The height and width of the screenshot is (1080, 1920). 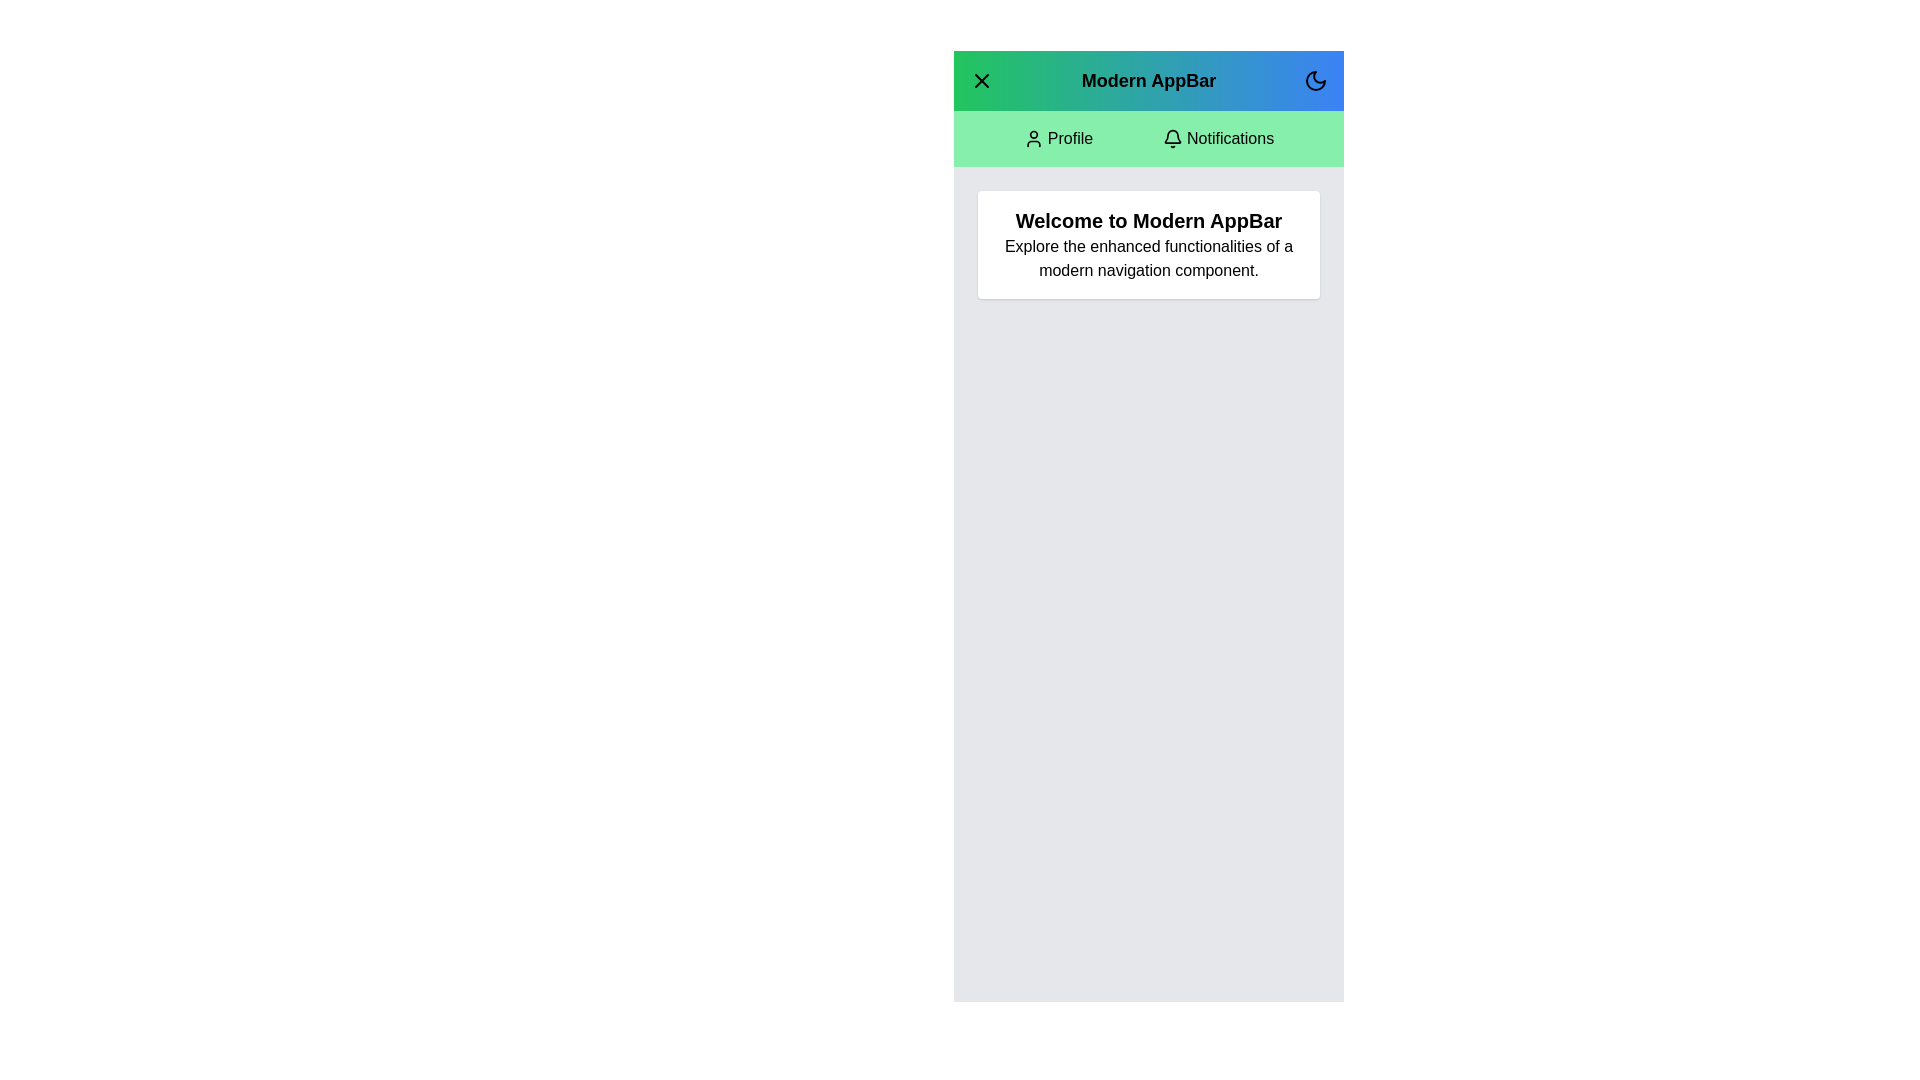 What do you see at coordinates (1217, 137) in the screenshot?
I see `'Notifications' button` at bounding box center [1217, 137].